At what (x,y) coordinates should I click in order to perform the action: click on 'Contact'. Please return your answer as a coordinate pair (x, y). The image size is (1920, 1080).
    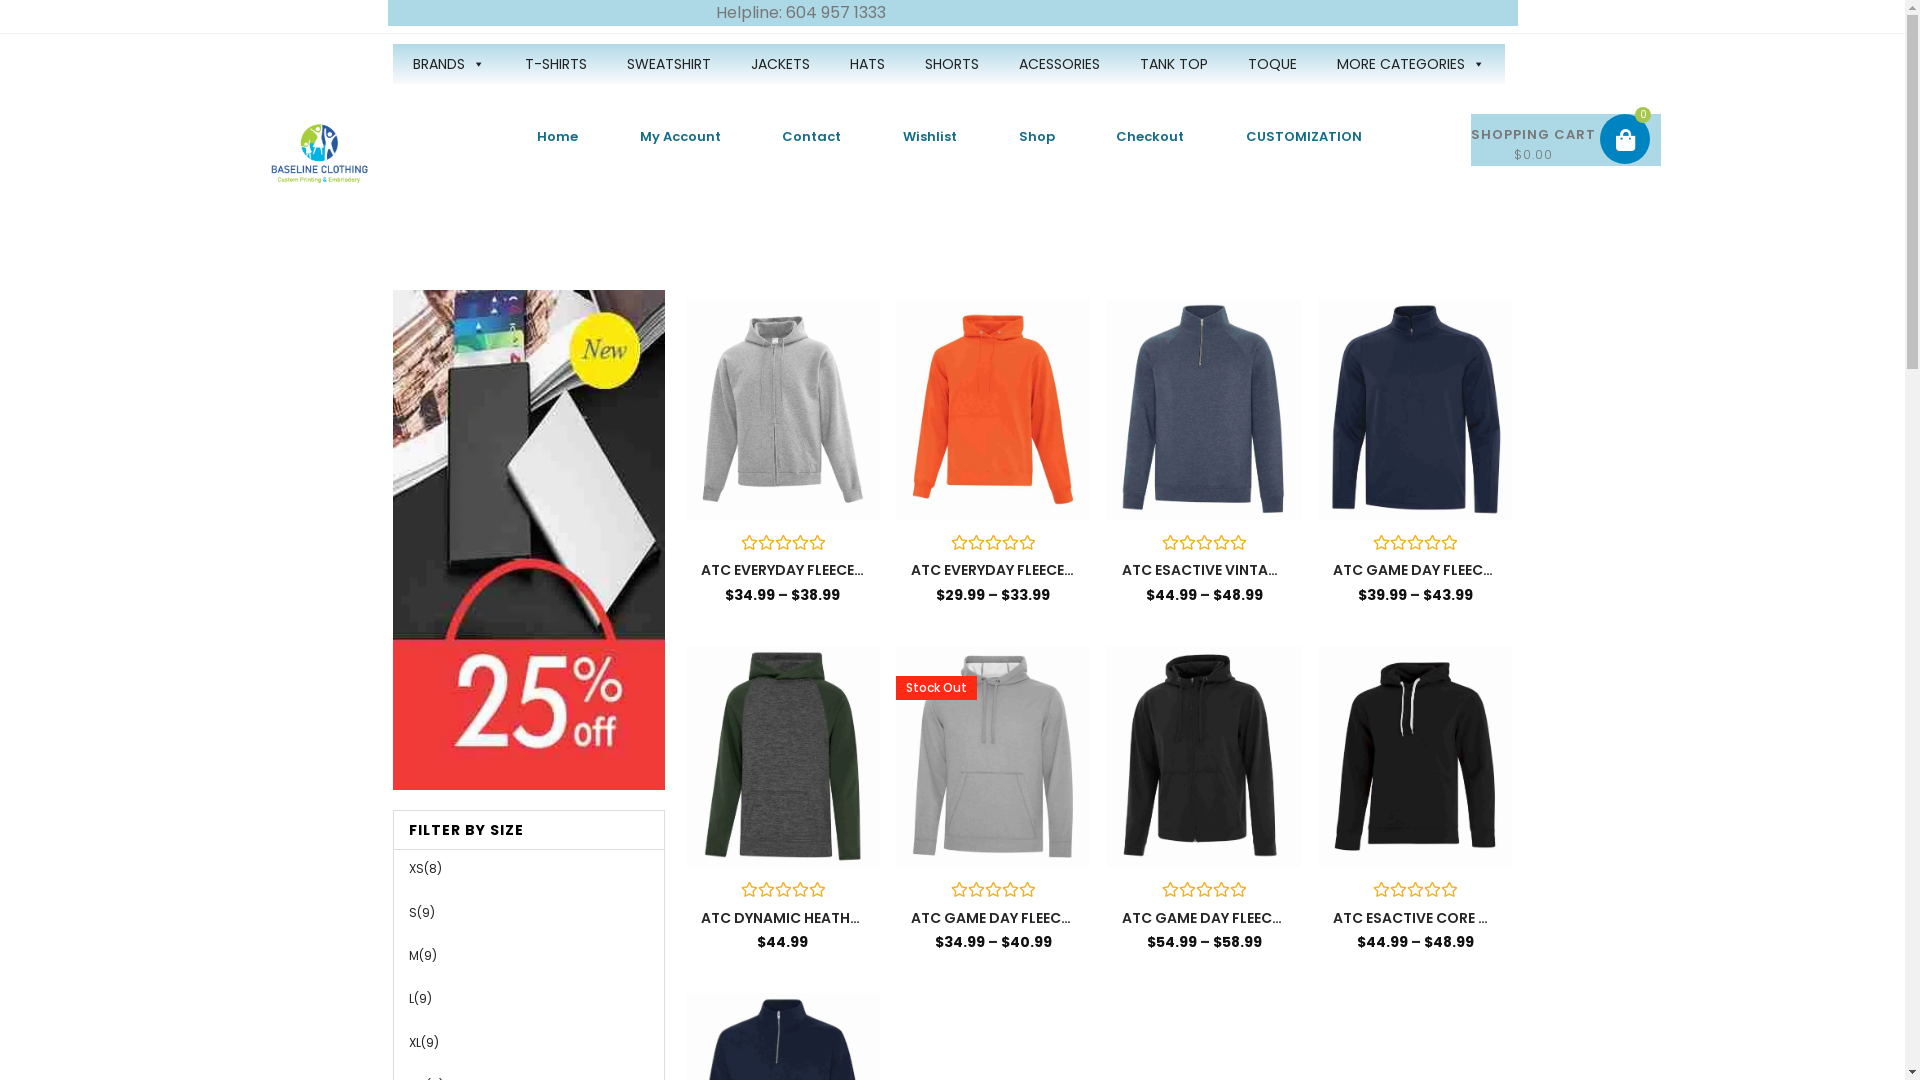
    Looking at the image, I should click on (812, 136).